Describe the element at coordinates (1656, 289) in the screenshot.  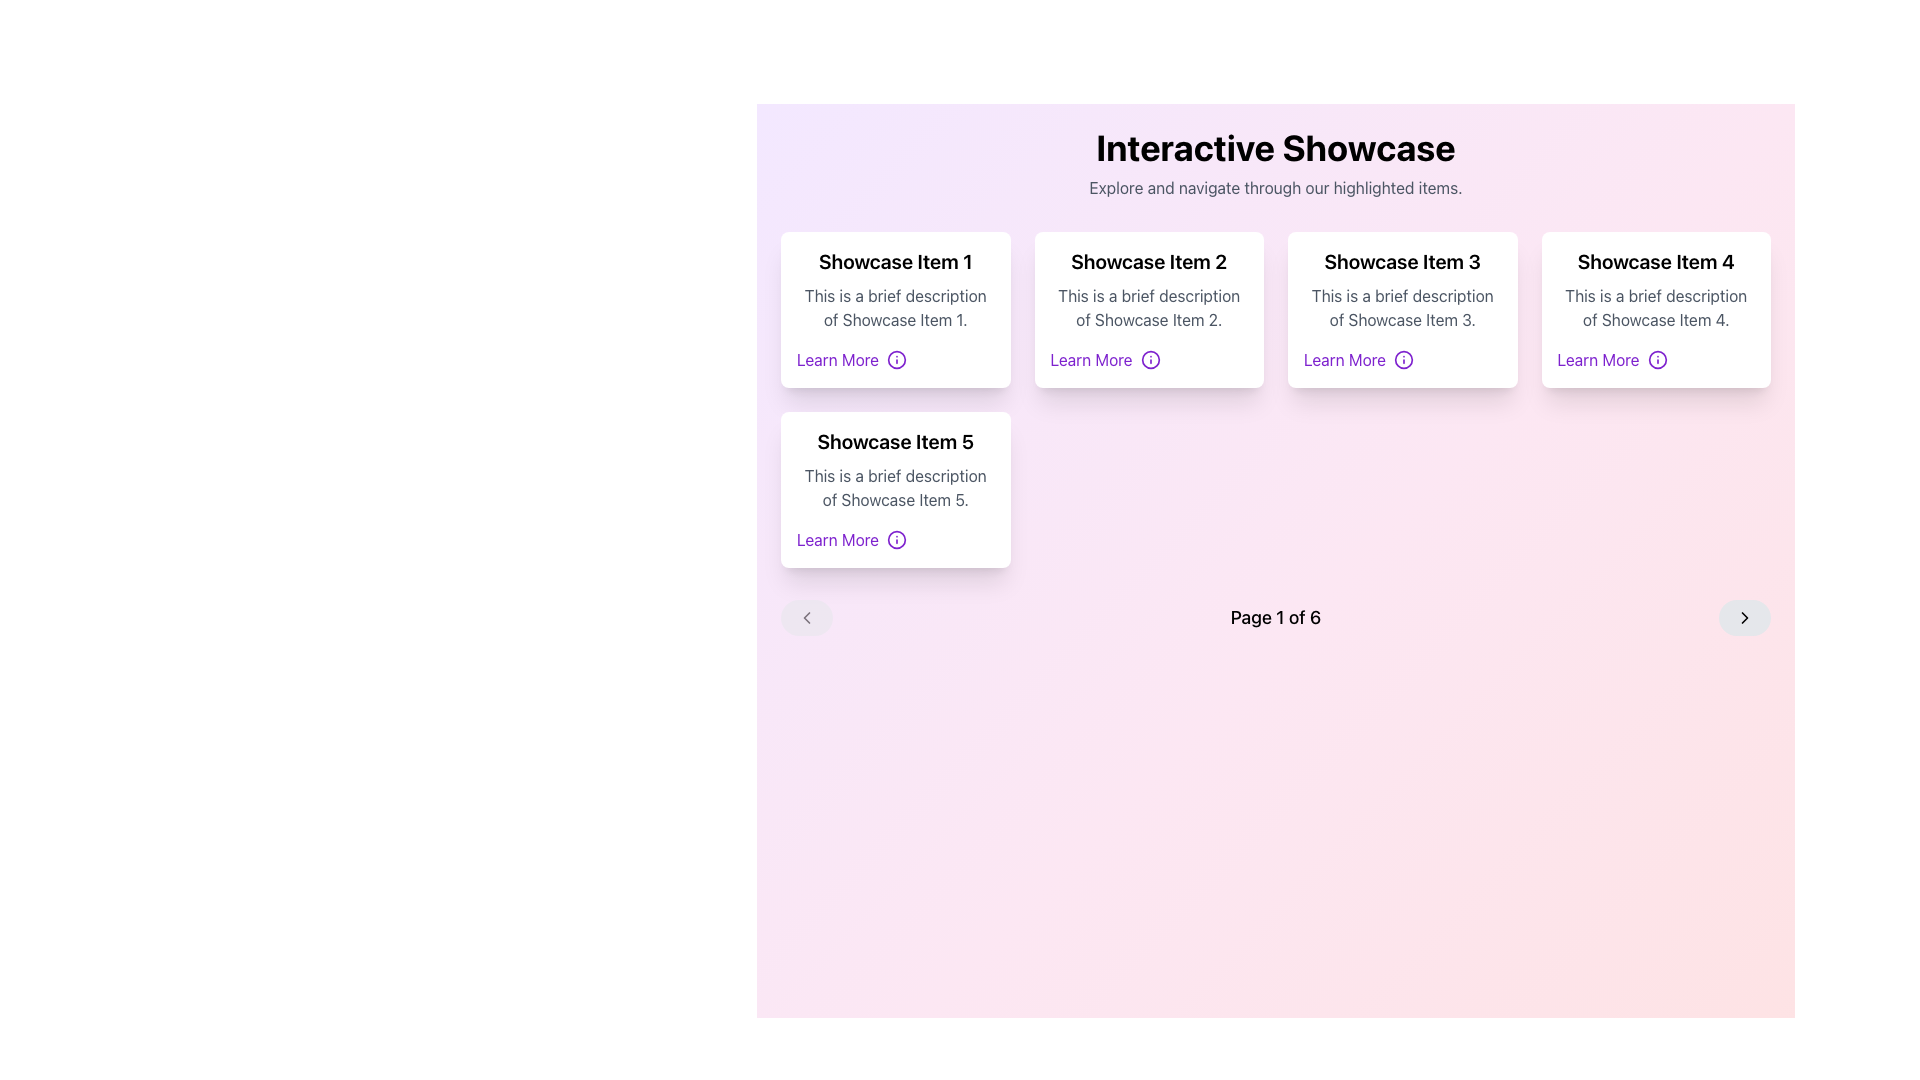
I see `the Text Display Block that contains the bolded text 'Showcase Item 4' and the description 'This is a brief description of Showcase Item 4'` at that location.